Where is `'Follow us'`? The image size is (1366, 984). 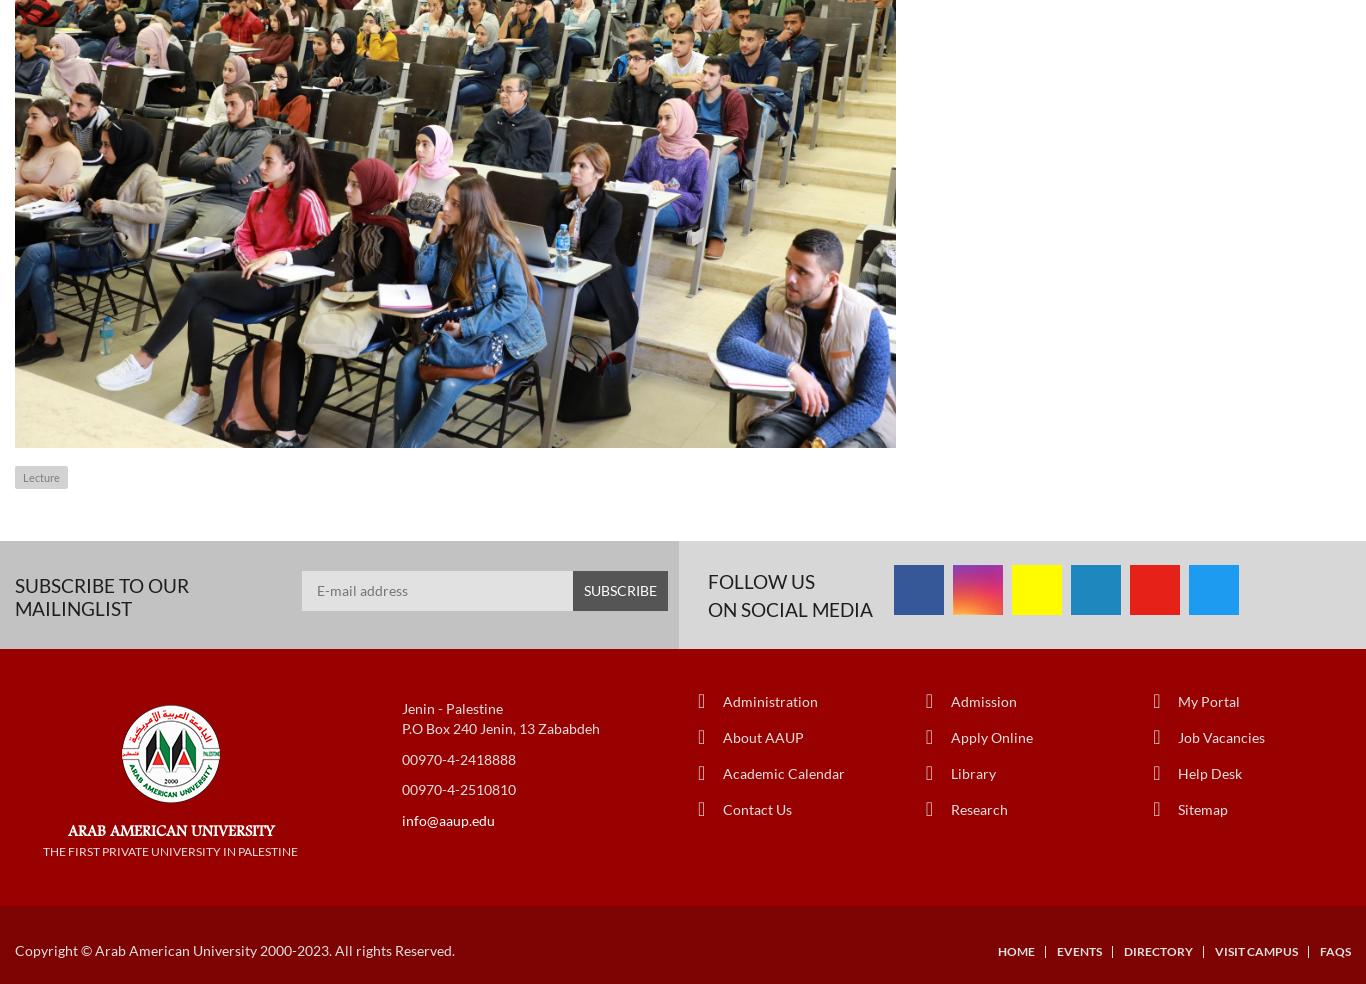 'Follow us' is located at coordinates (761, 579).